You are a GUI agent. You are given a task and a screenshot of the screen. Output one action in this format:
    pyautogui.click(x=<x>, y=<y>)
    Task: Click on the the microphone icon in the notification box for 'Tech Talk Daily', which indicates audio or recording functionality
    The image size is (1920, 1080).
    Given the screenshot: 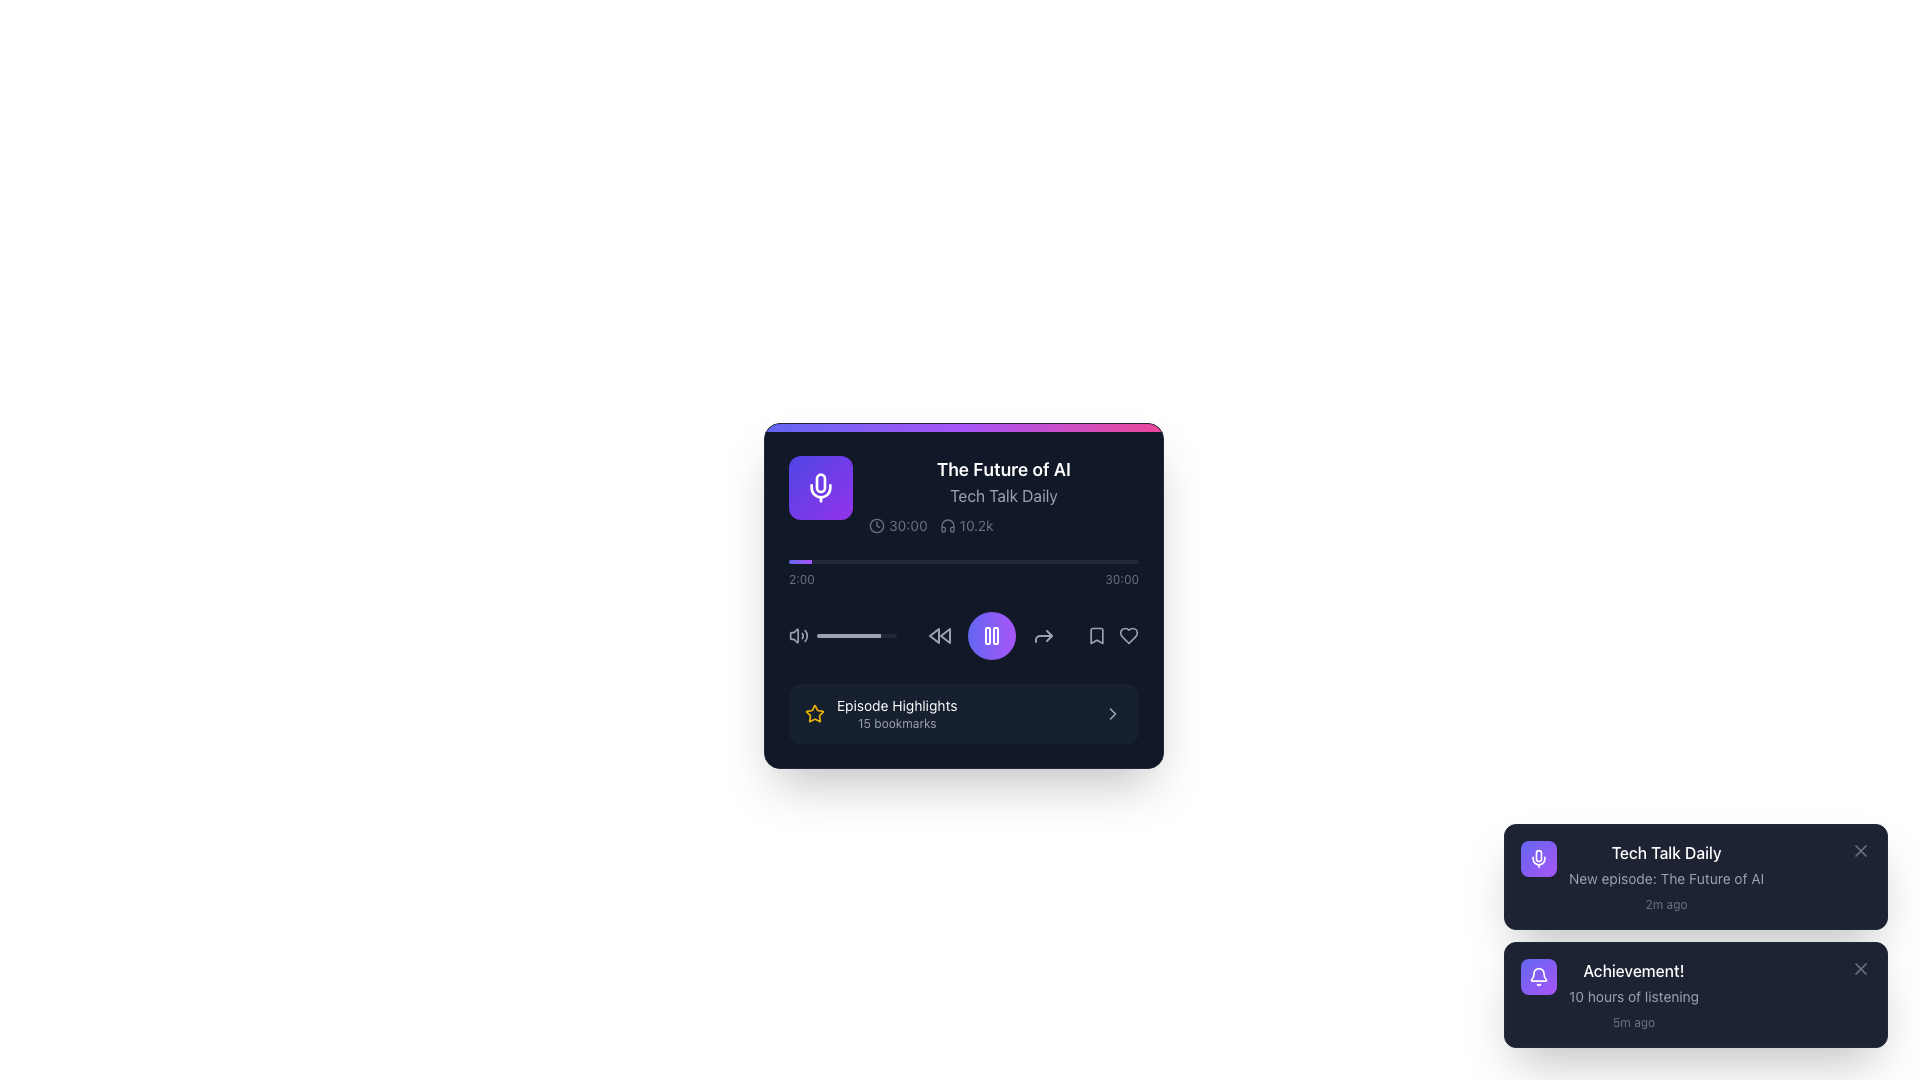 What is the action you would take?
    pyautogui.click(x=1538, y=855)
    